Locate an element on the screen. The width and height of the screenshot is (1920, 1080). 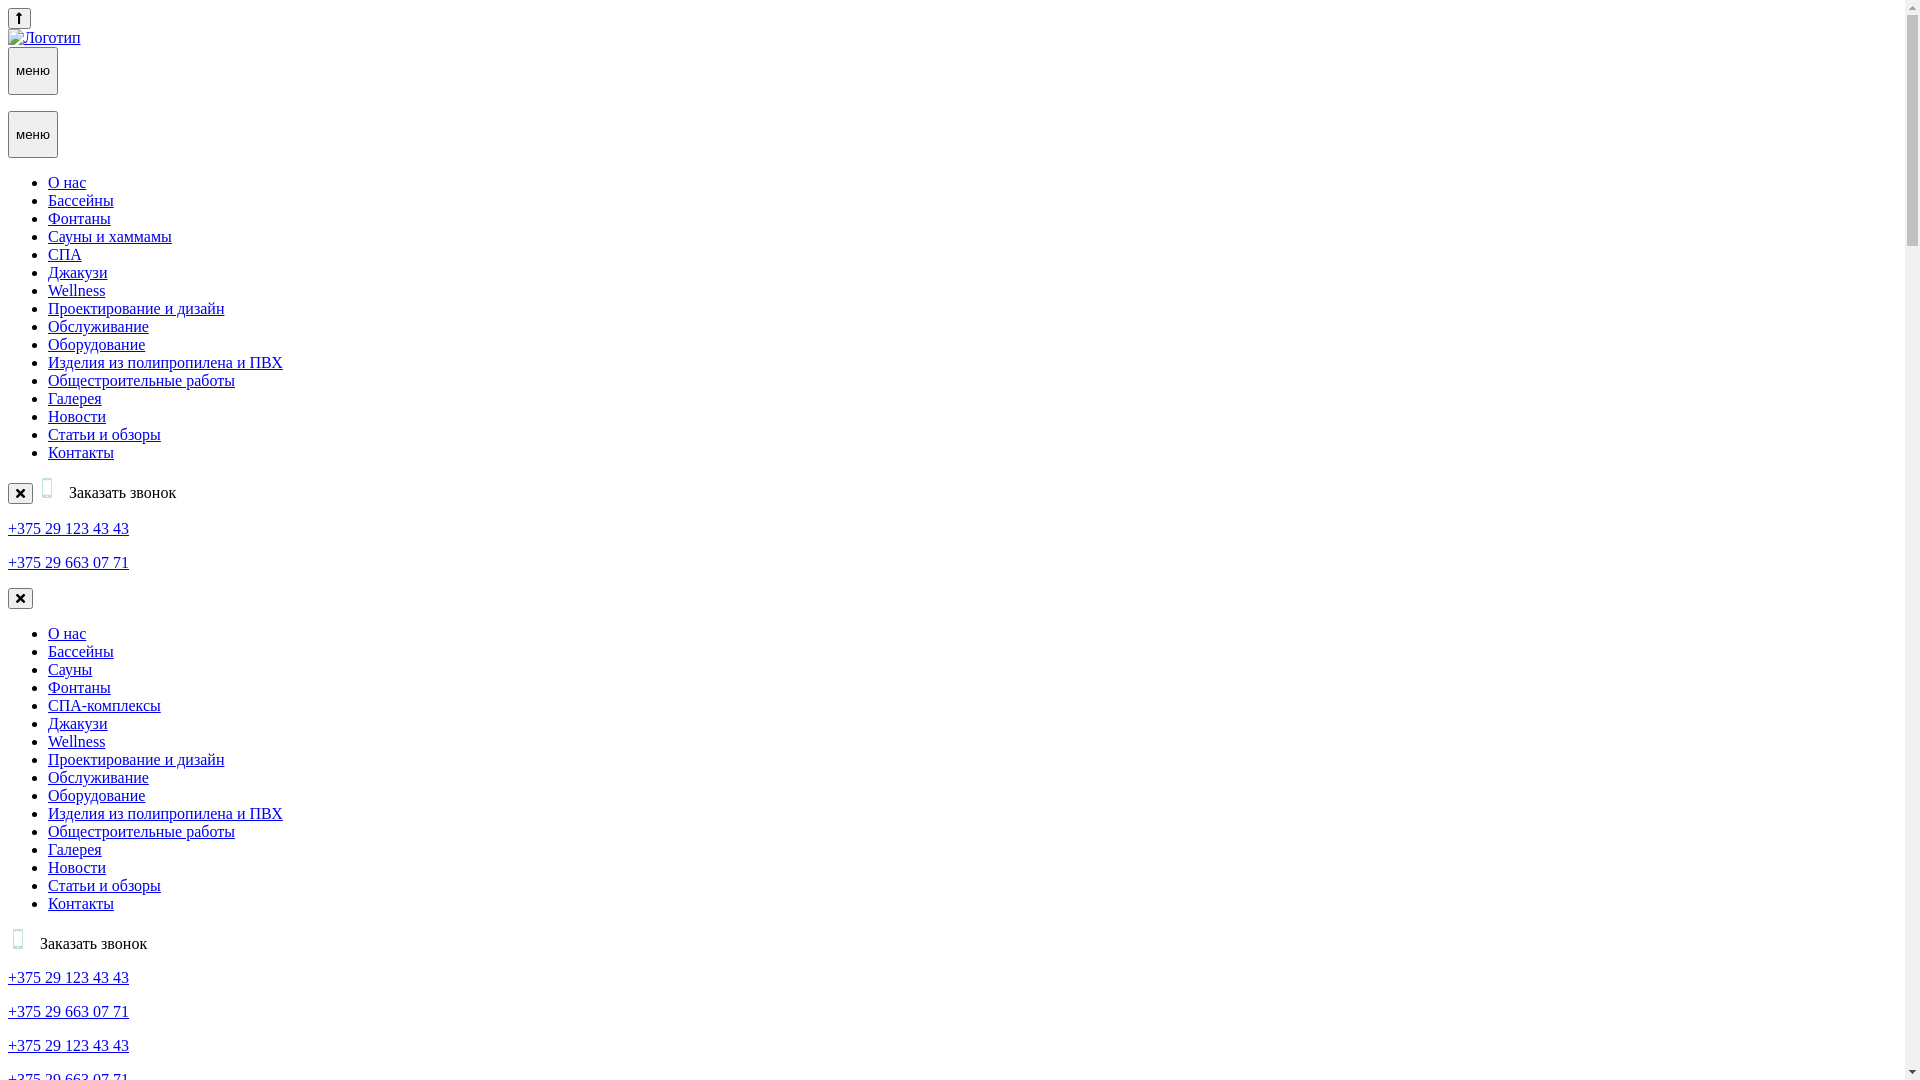
'Wellness' is located at coordinates (76, 290).